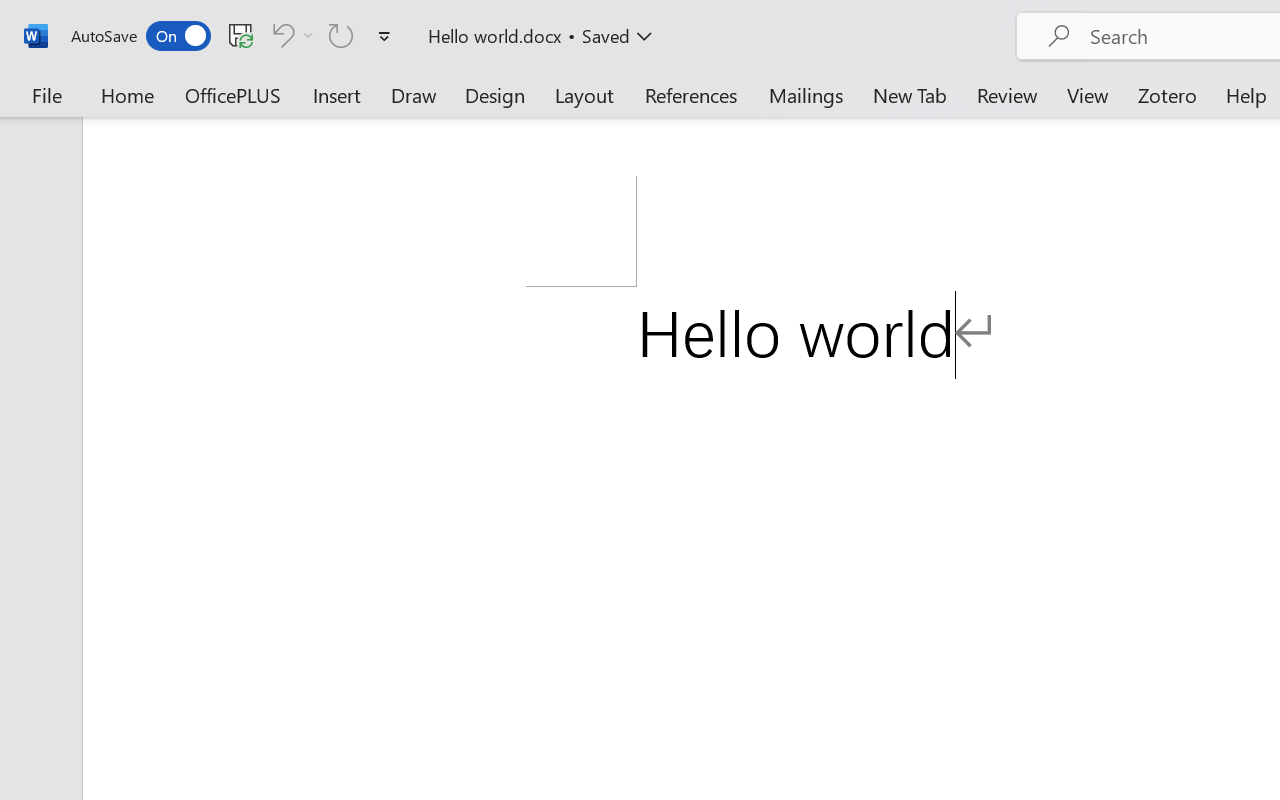 This screenshot has height=800, width=1280. Describe the element at coordinates (583, 94) in the screenshot. I see `'Layout'` at that location.